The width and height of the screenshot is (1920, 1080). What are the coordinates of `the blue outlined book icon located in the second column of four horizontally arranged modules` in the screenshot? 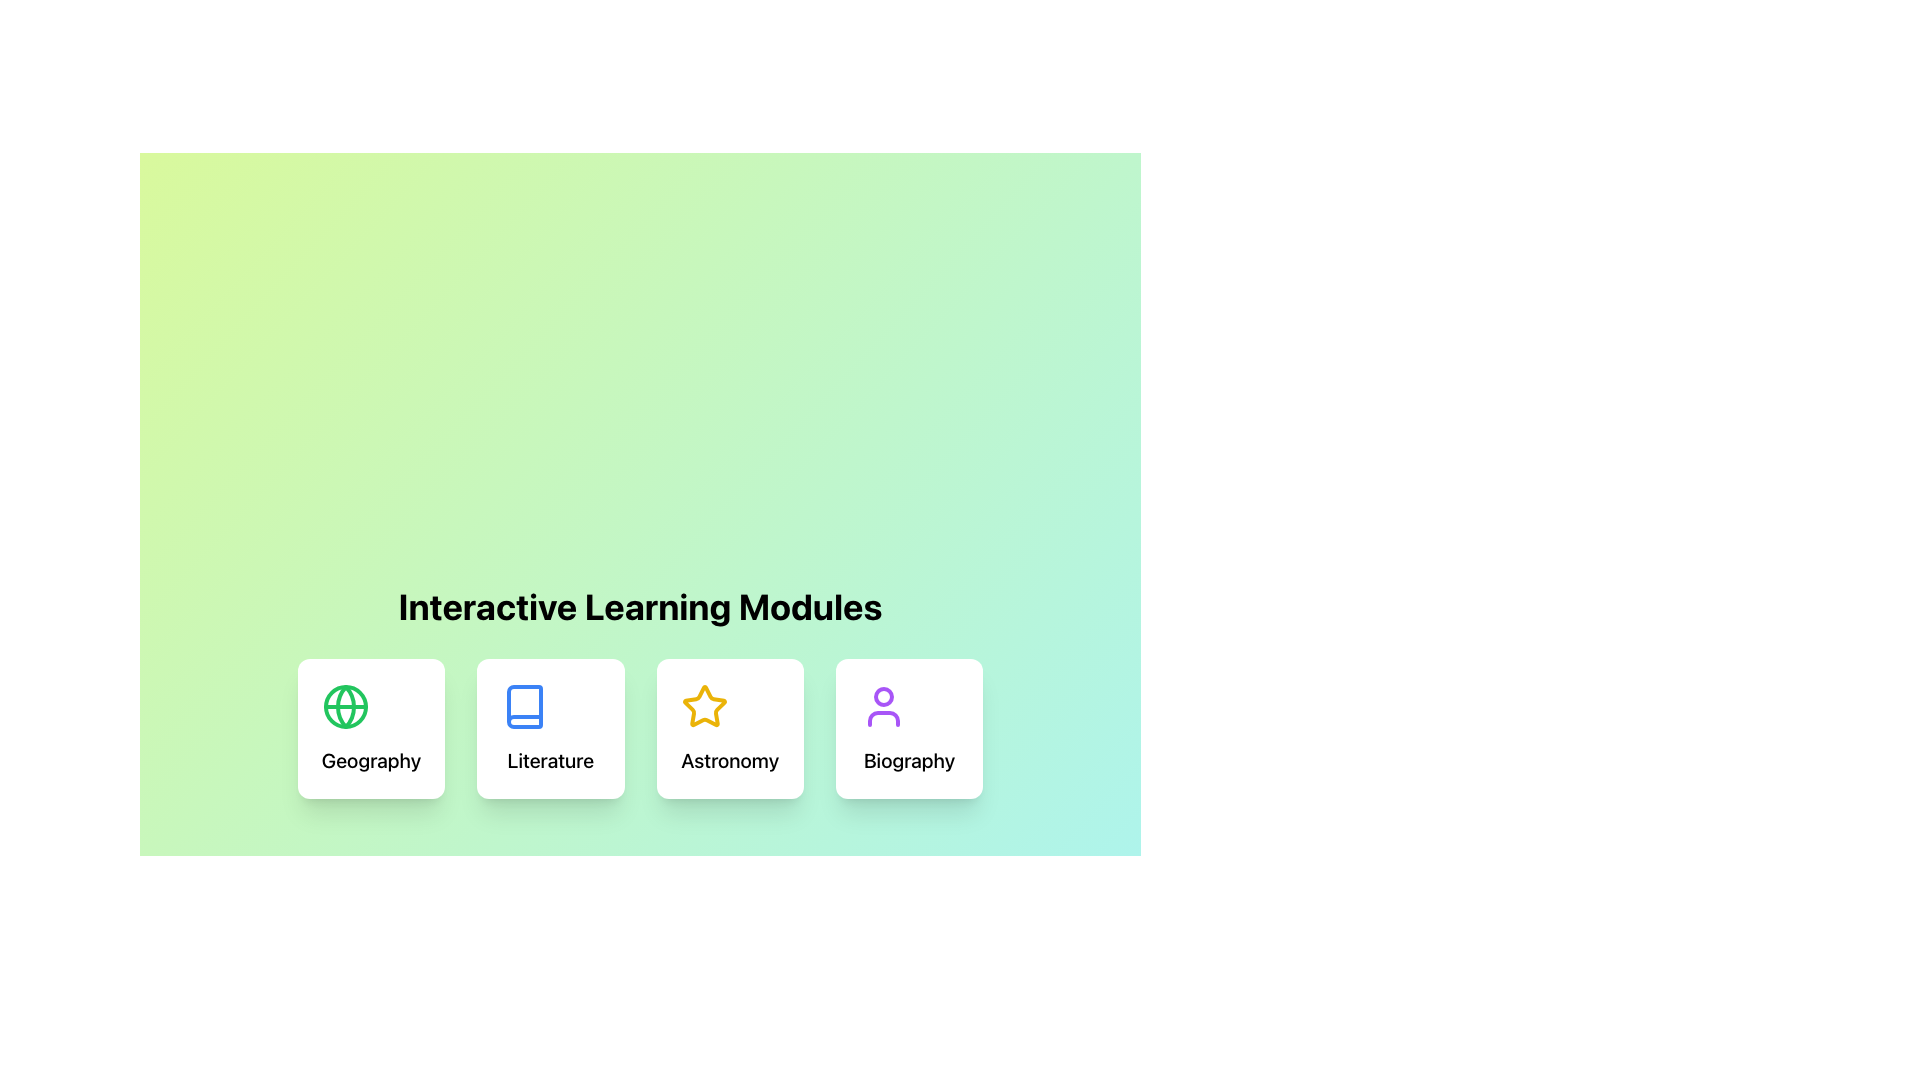 It's located at (525, 705).